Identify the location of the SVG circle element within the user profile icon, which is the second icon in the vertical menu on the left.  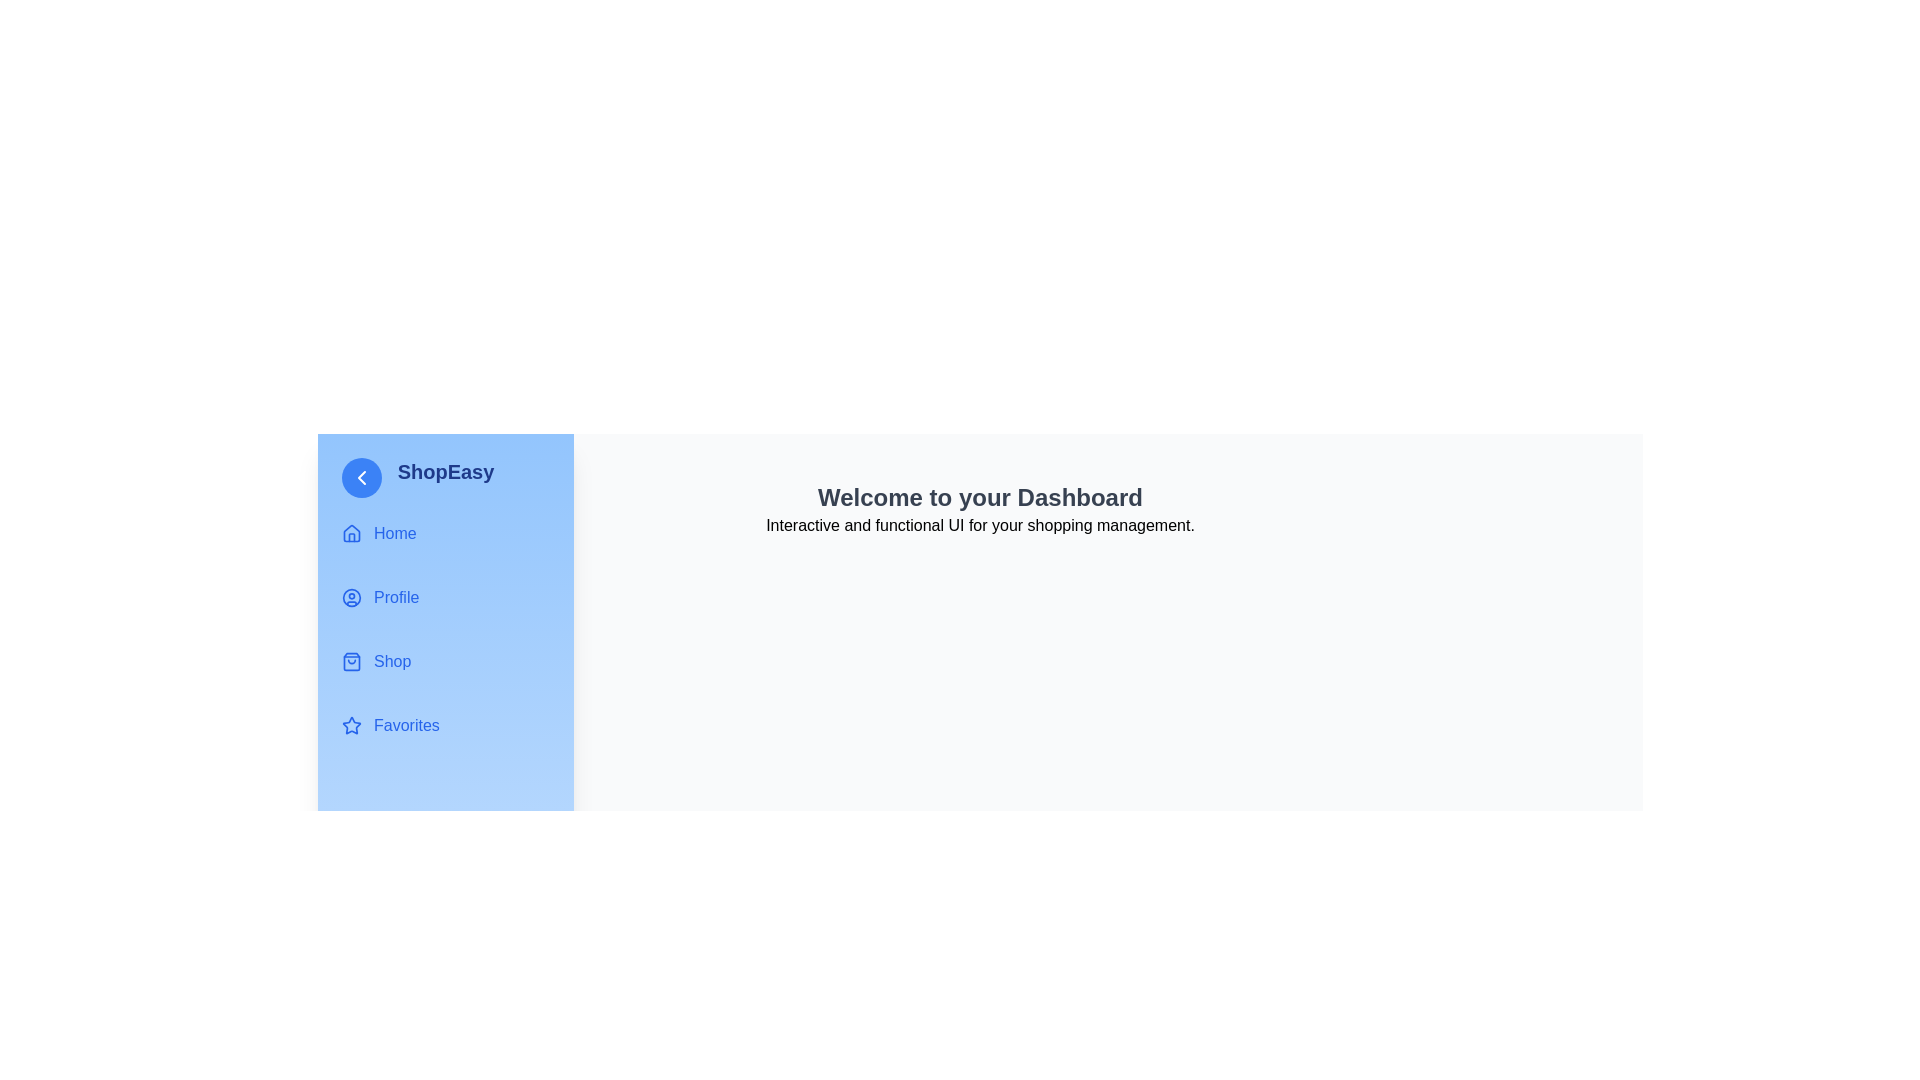
(351, 596).